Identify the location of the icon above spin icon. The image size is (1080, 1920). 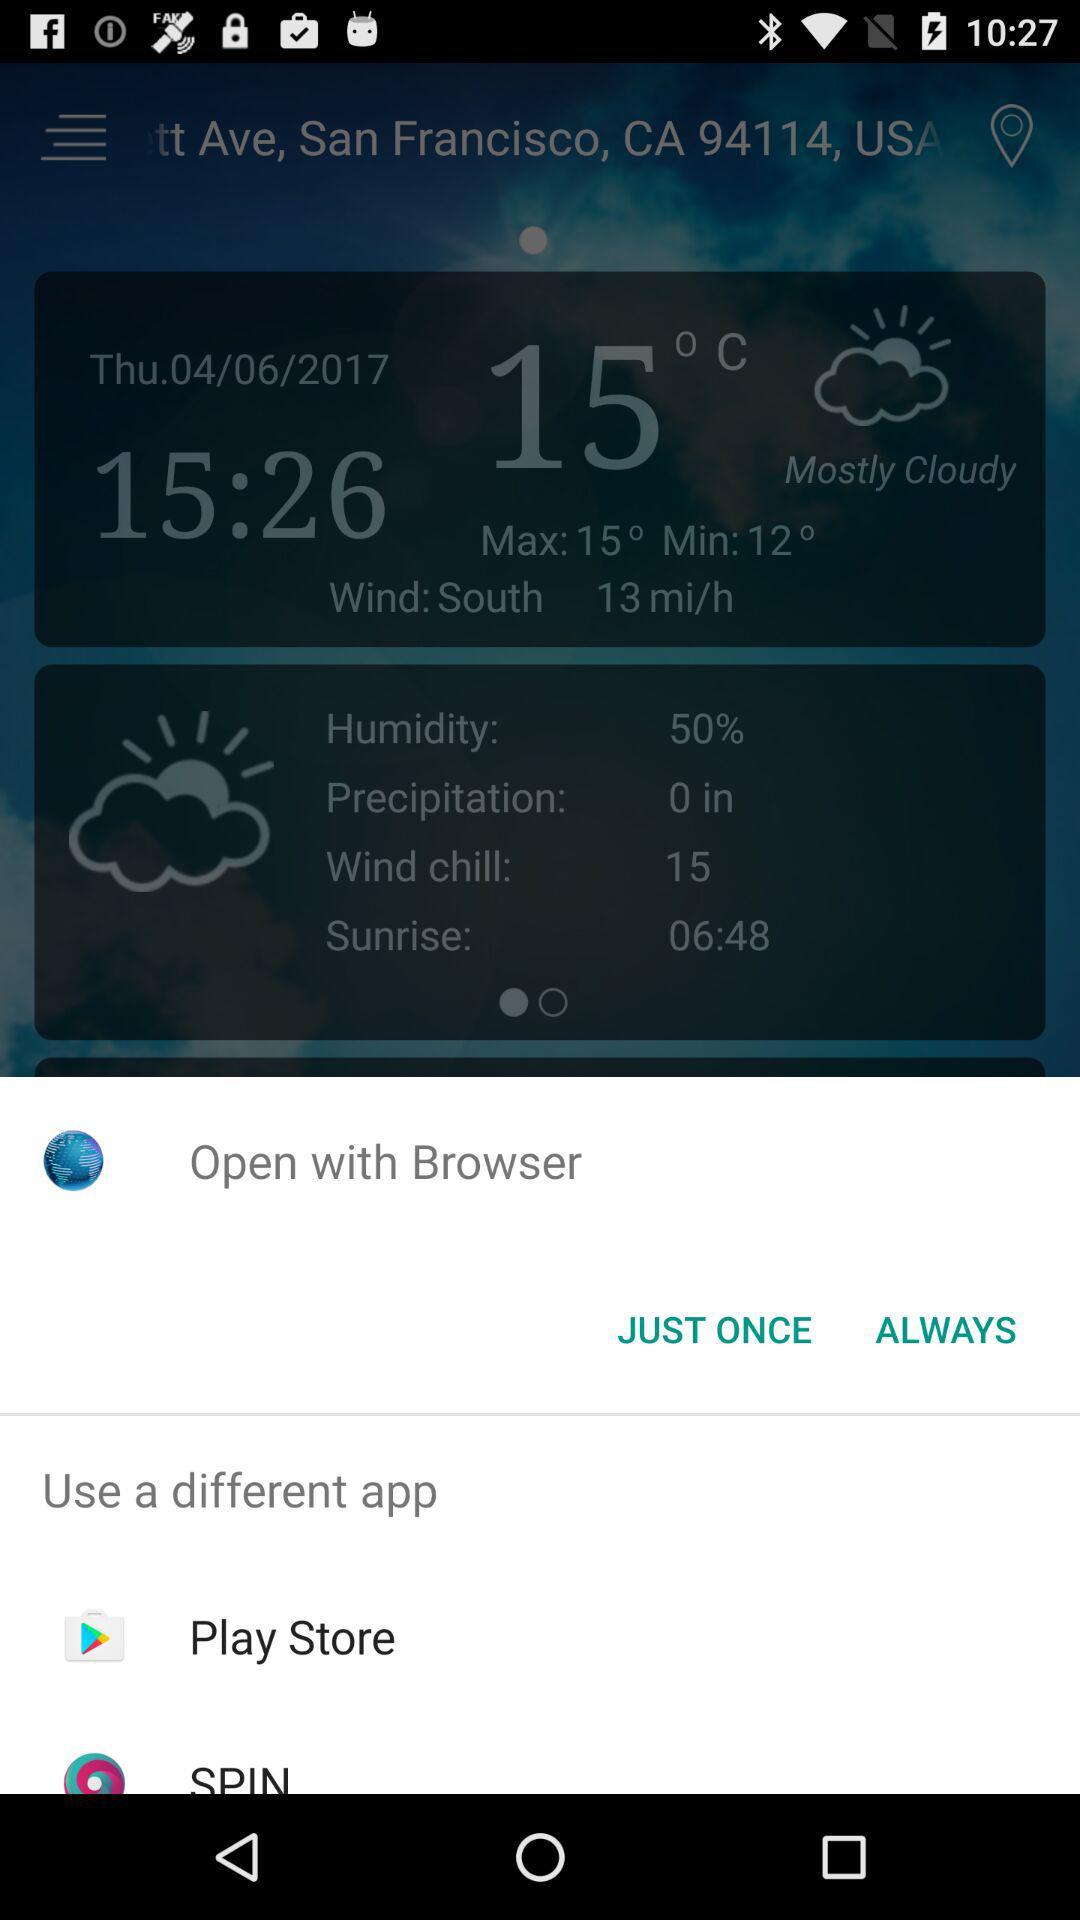
(292, 1636).